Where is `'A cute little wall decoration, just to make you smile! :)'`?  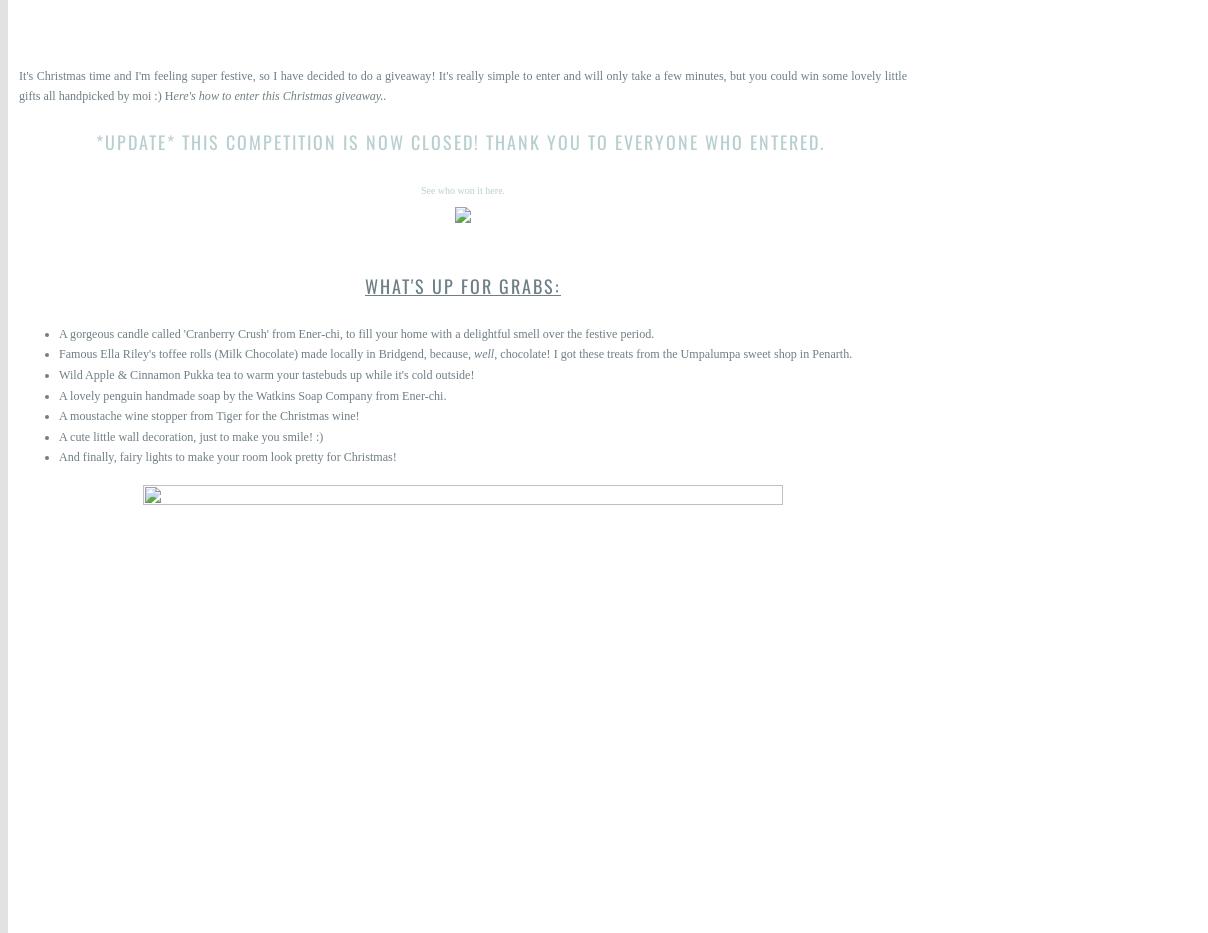
'A cute little wall decoration, just to make you smile! :)' is located at coordinates (190, 434).